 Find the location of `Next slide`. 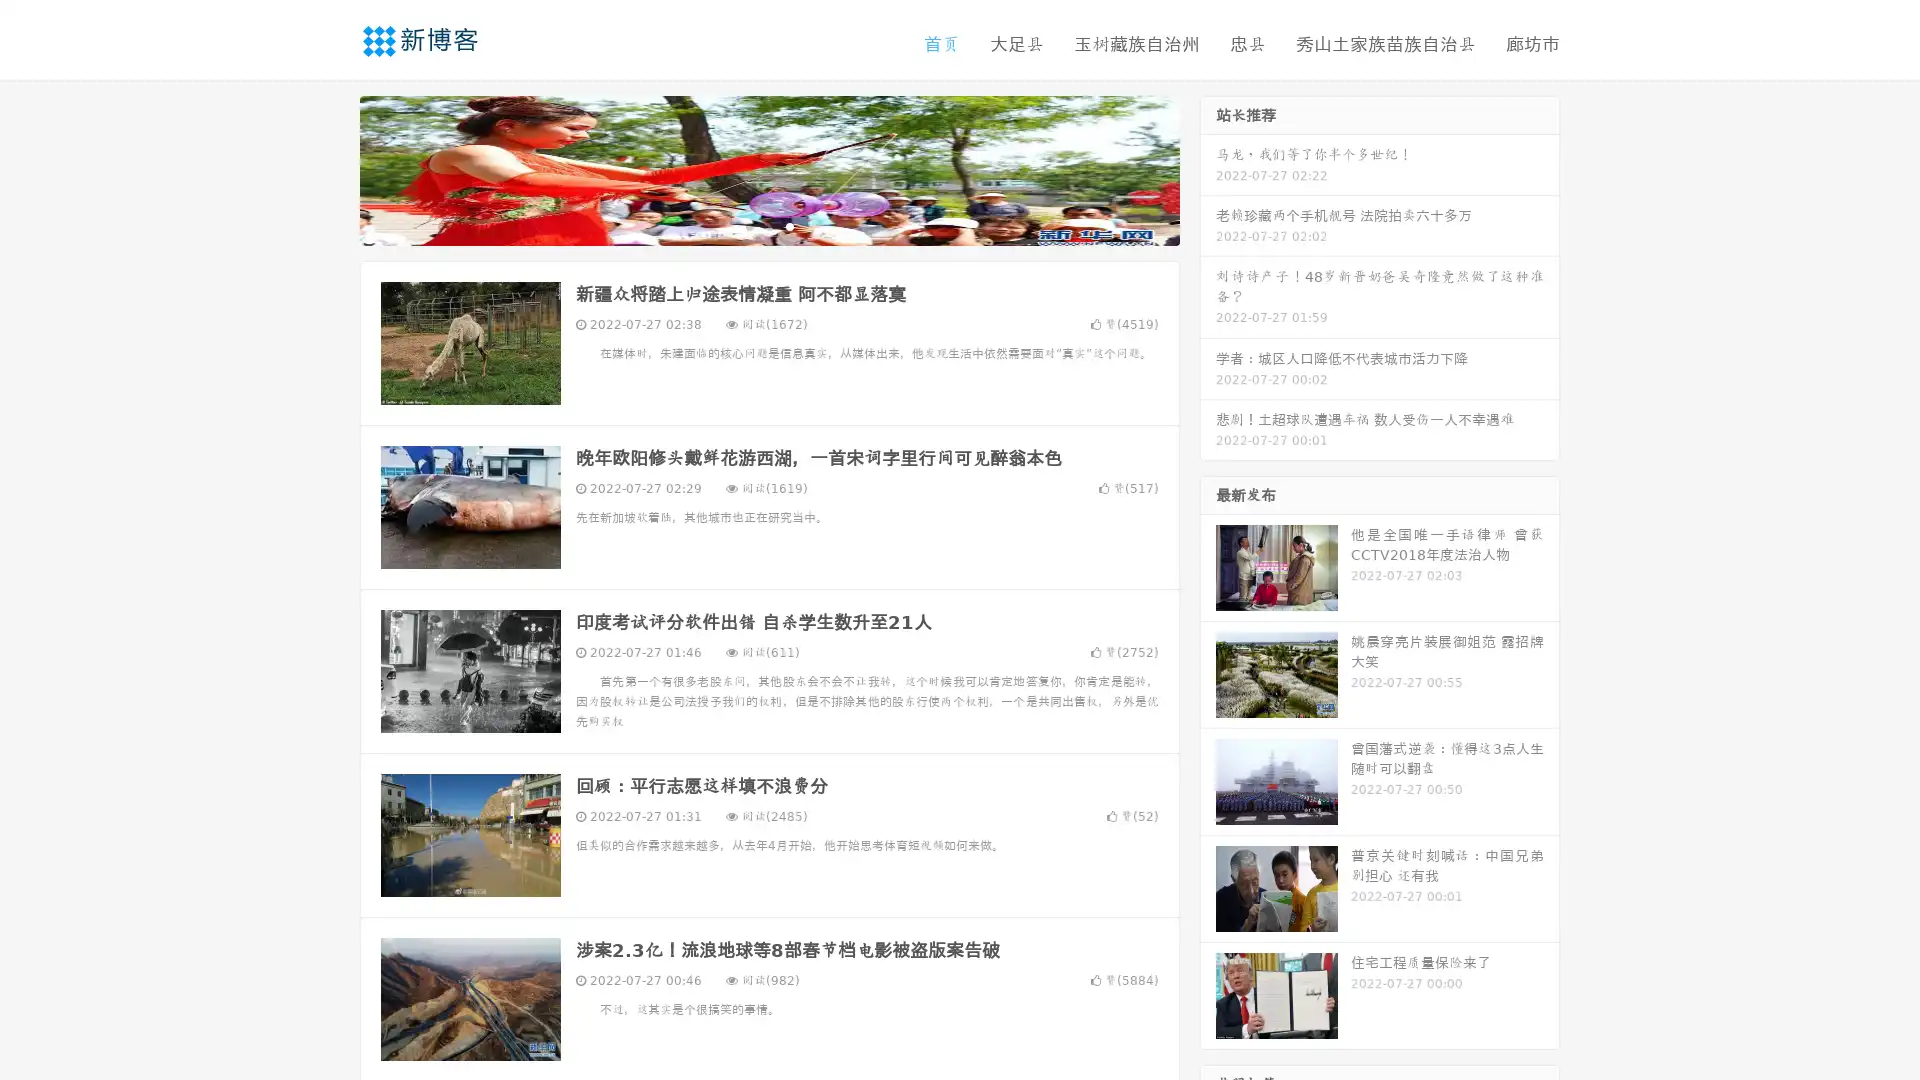

Next slide is located at coordinates (1208, 168).